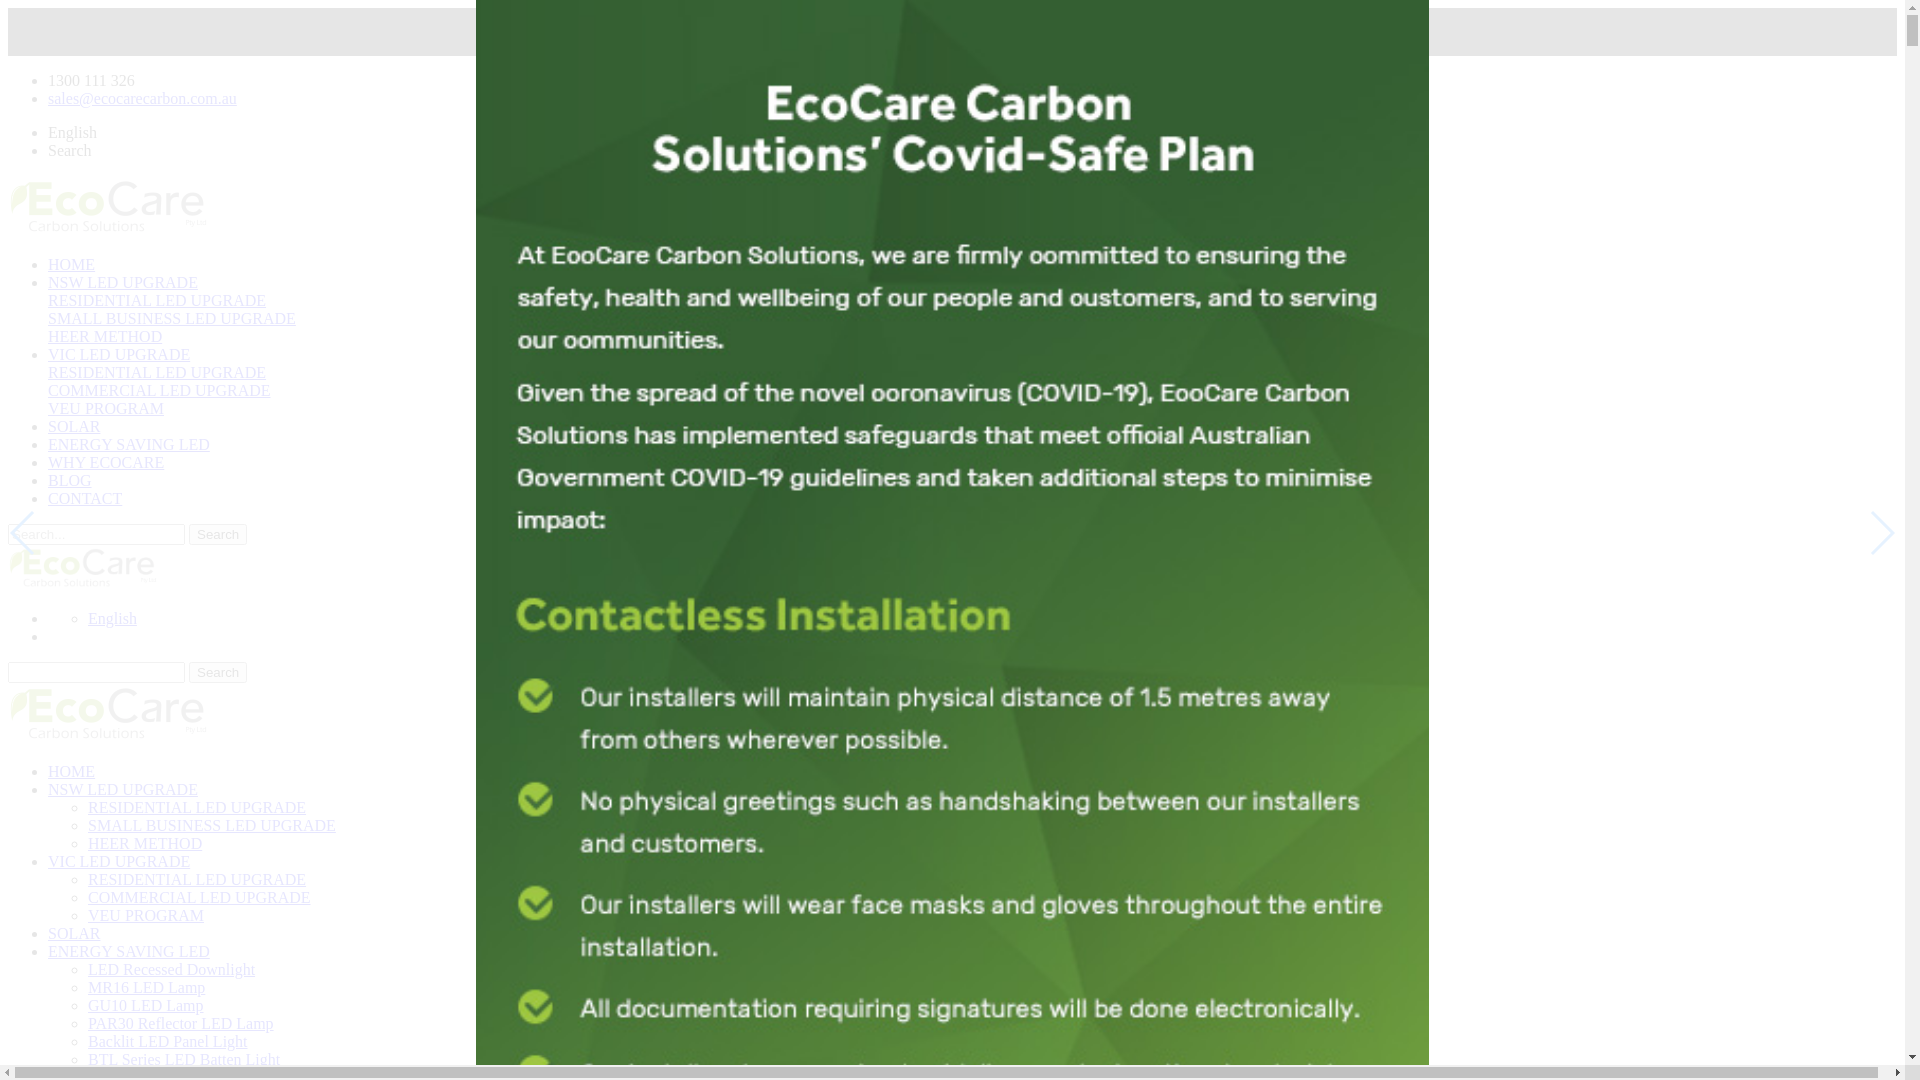 The height and width of the screenshot is (1080, 1920). Describe the element at coordinates (181, 1023) in the screenshot. I see `'PAR30 Reflector LED Lamp'` at that location.